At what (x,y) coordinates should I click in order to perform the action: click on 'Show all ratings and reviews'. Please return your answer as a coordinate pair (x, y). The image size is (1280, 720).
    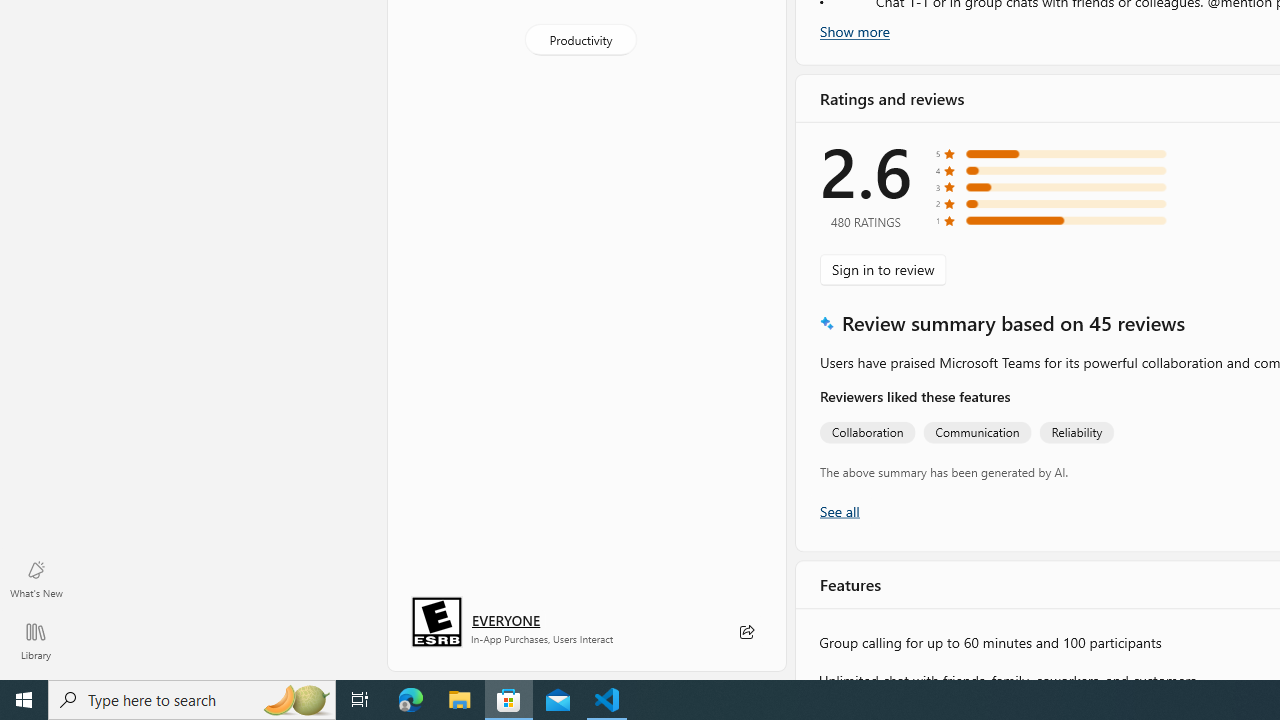
    Looking at the image, I should click on (839, 509).